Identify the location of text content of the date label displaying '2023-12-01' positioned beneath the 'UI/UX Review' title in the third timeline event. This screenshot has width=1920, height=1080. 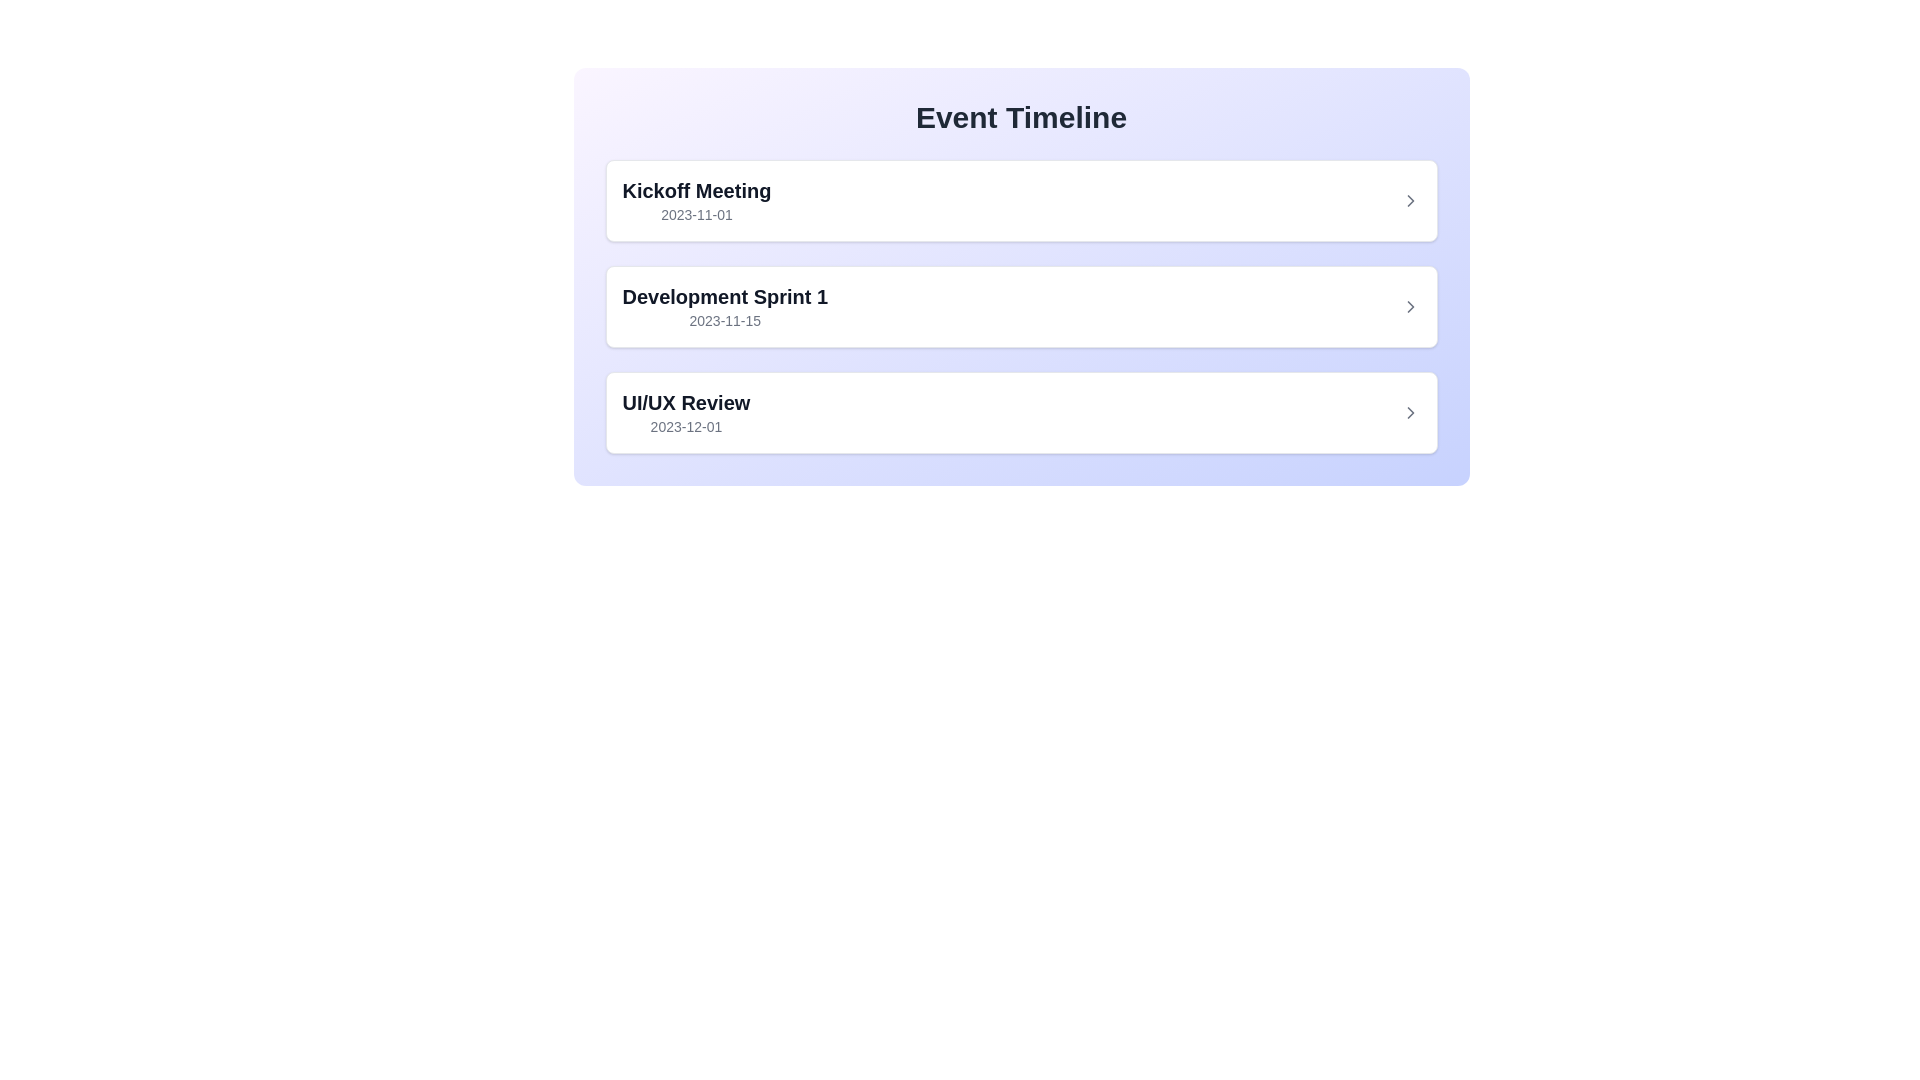
(686, 426).